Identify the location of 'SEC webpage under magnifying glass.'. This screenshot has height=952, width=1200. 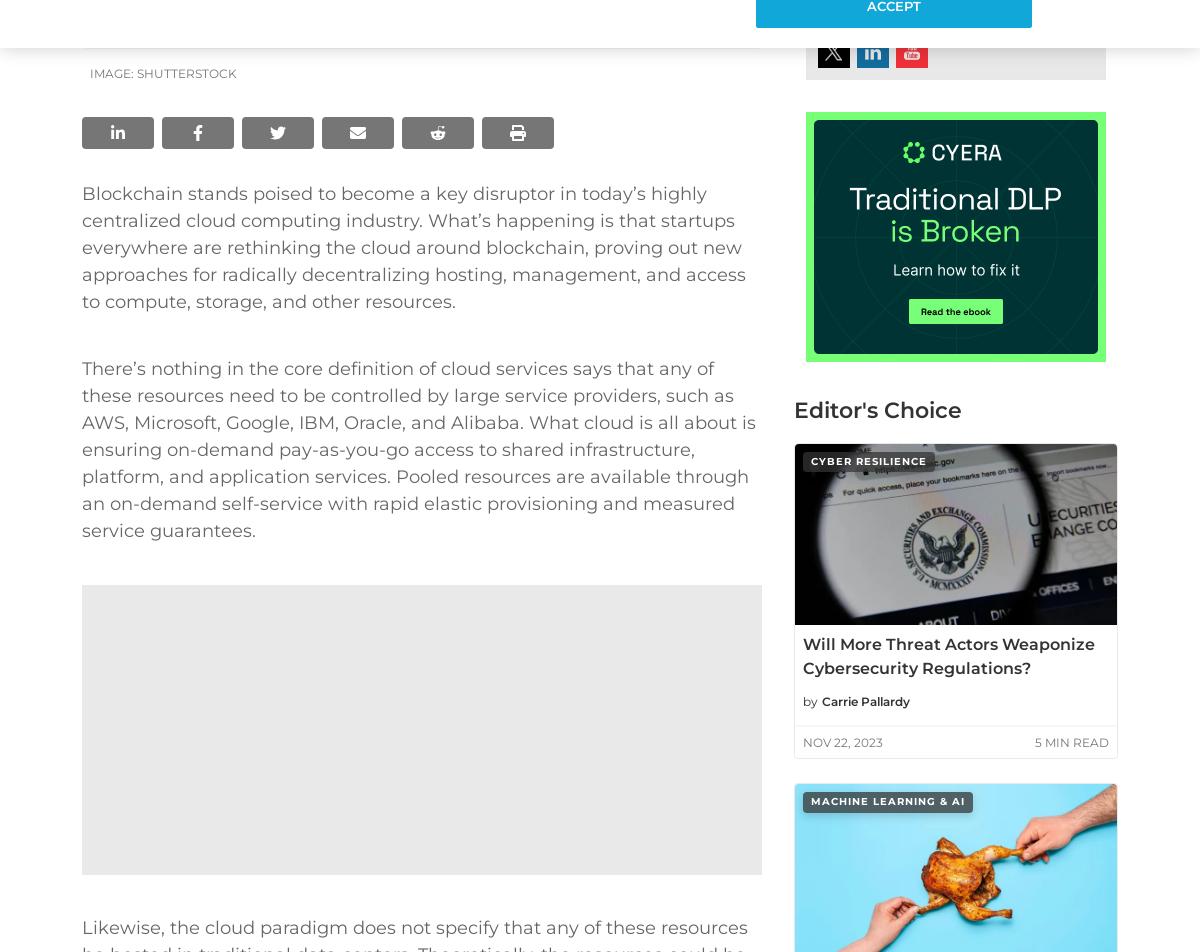
(948, 453).